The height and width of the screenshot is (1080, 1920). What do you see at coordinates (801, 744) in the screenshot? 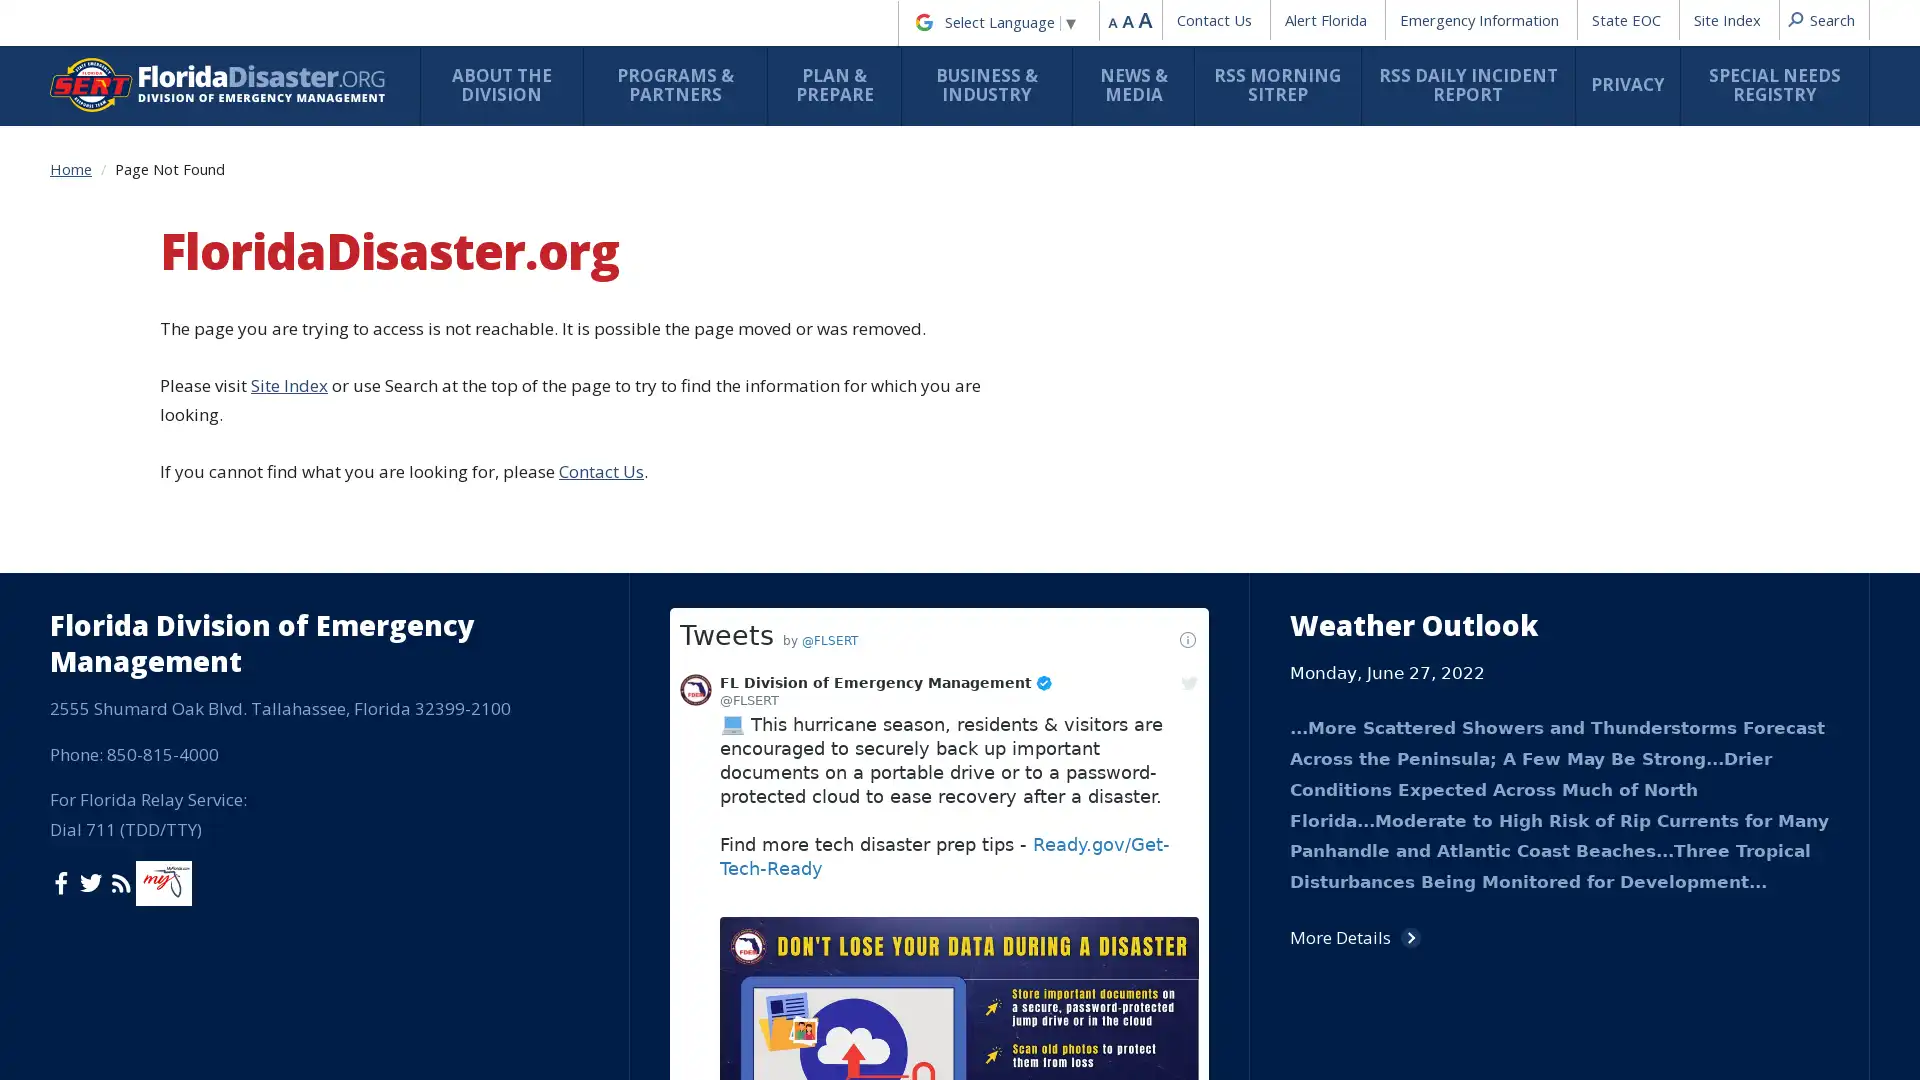
I see `Toggle More` at bounding box center [801, 744].